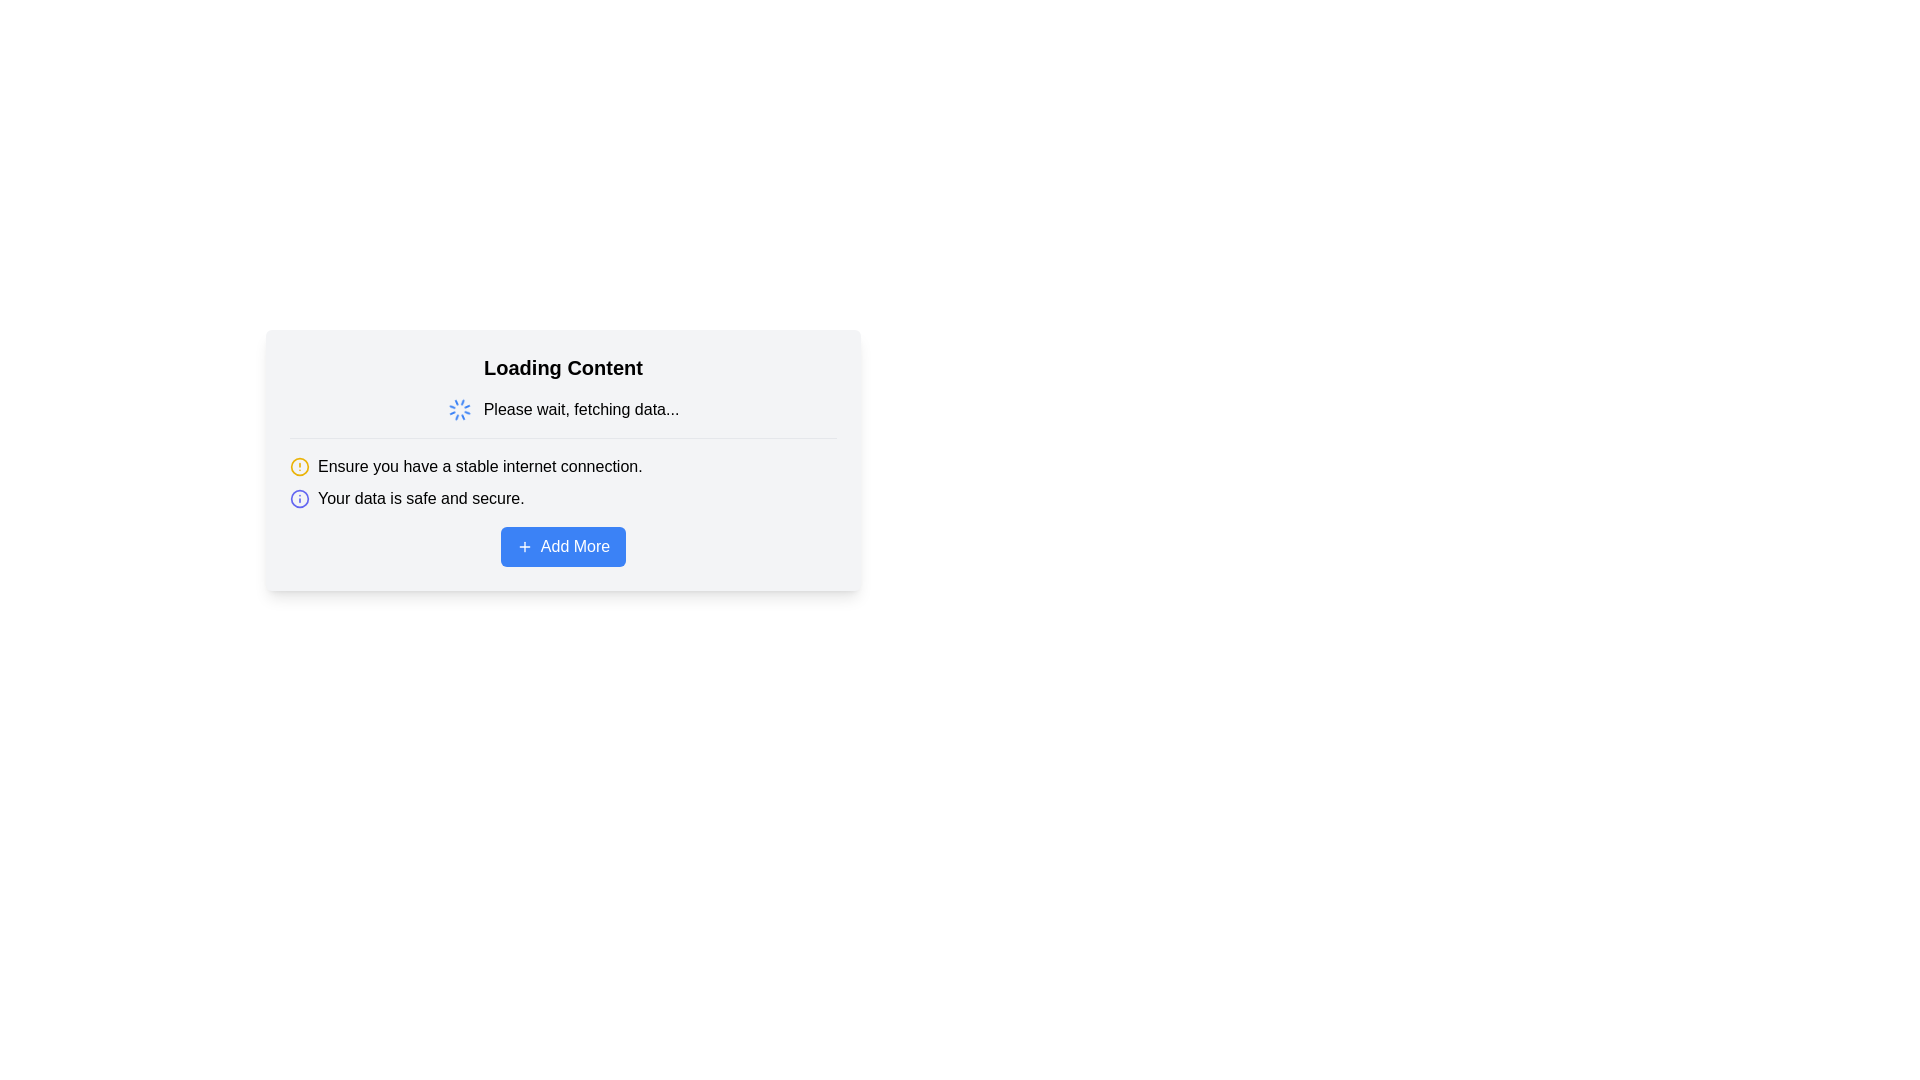 This screenshot has height=1080, width=1920. I want to click on the text elements within the informational panel card that has a light gray background and a prominent blue button labeled 'Add More', so click(562, 460).